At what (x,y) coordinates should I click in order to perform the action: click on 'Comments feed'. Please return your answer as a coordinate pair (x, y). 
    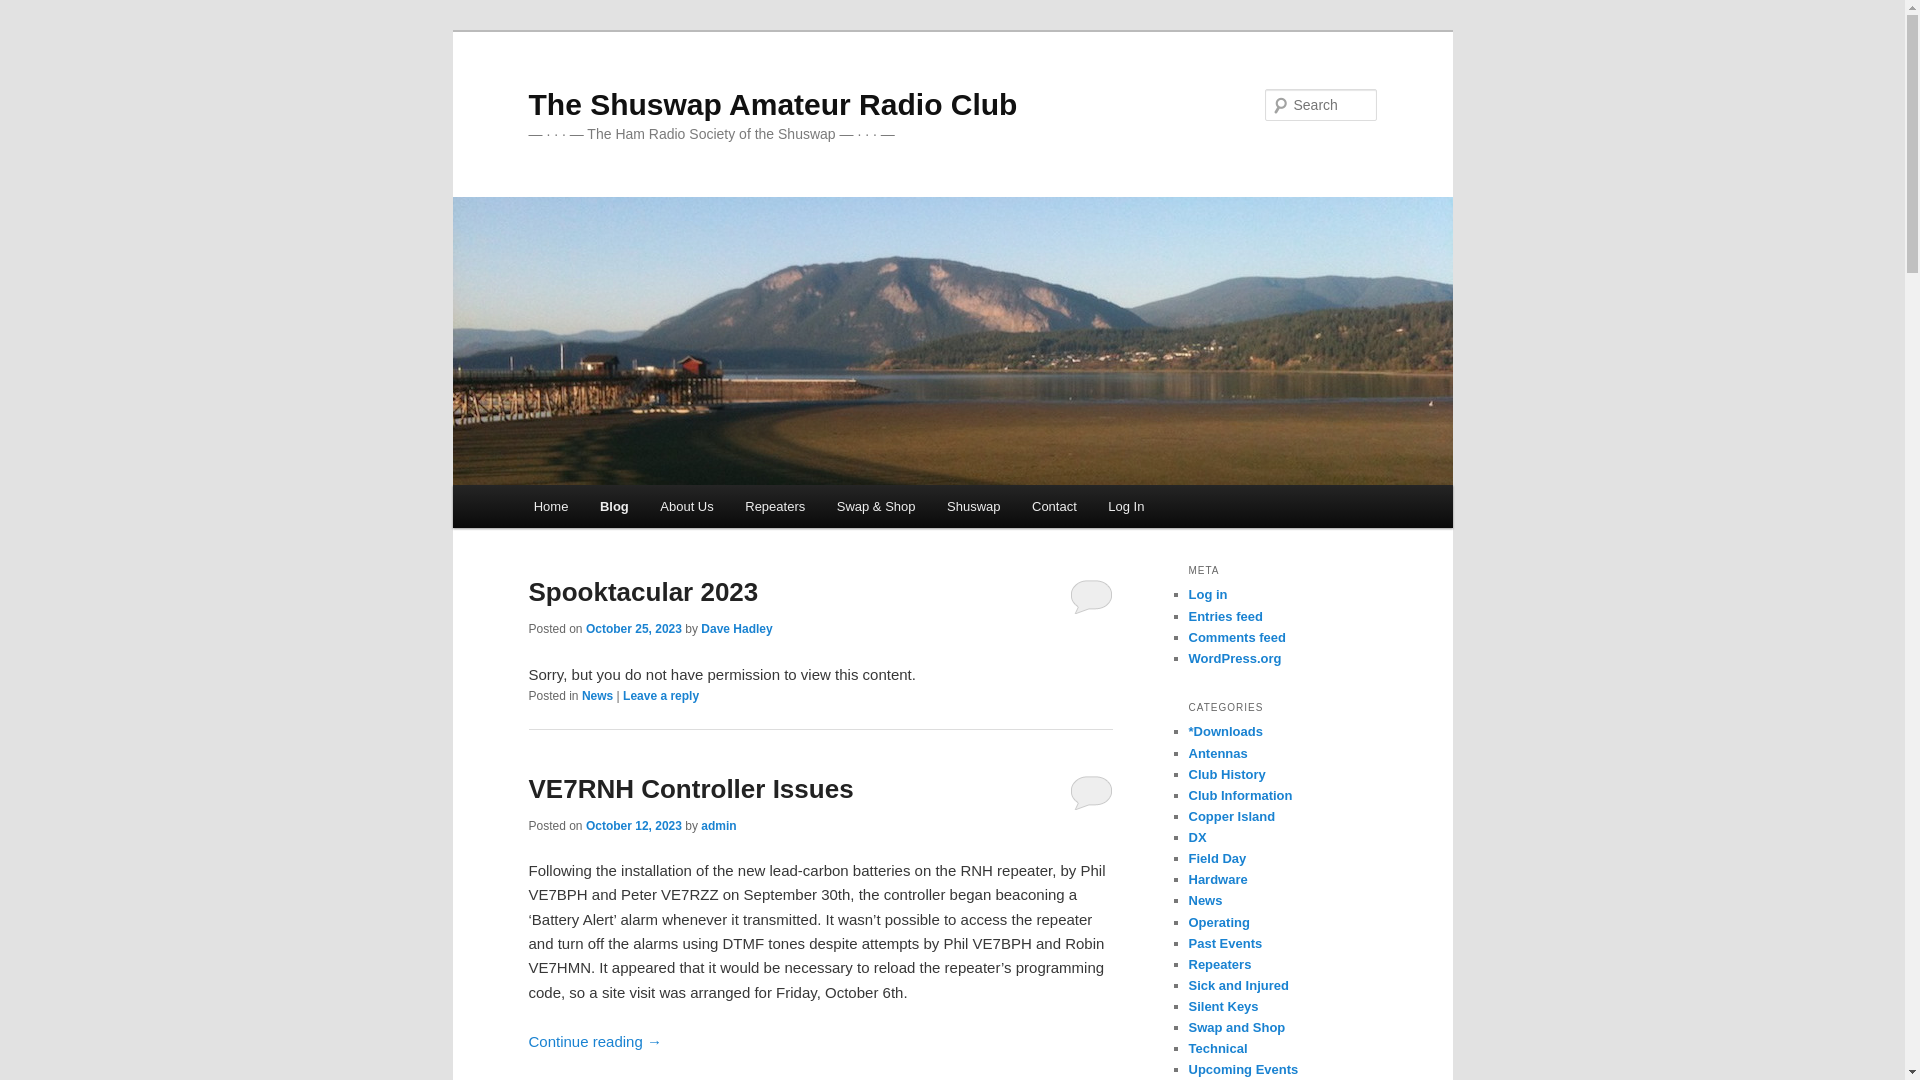
    Looking at the image, I should click on (1236, 637).